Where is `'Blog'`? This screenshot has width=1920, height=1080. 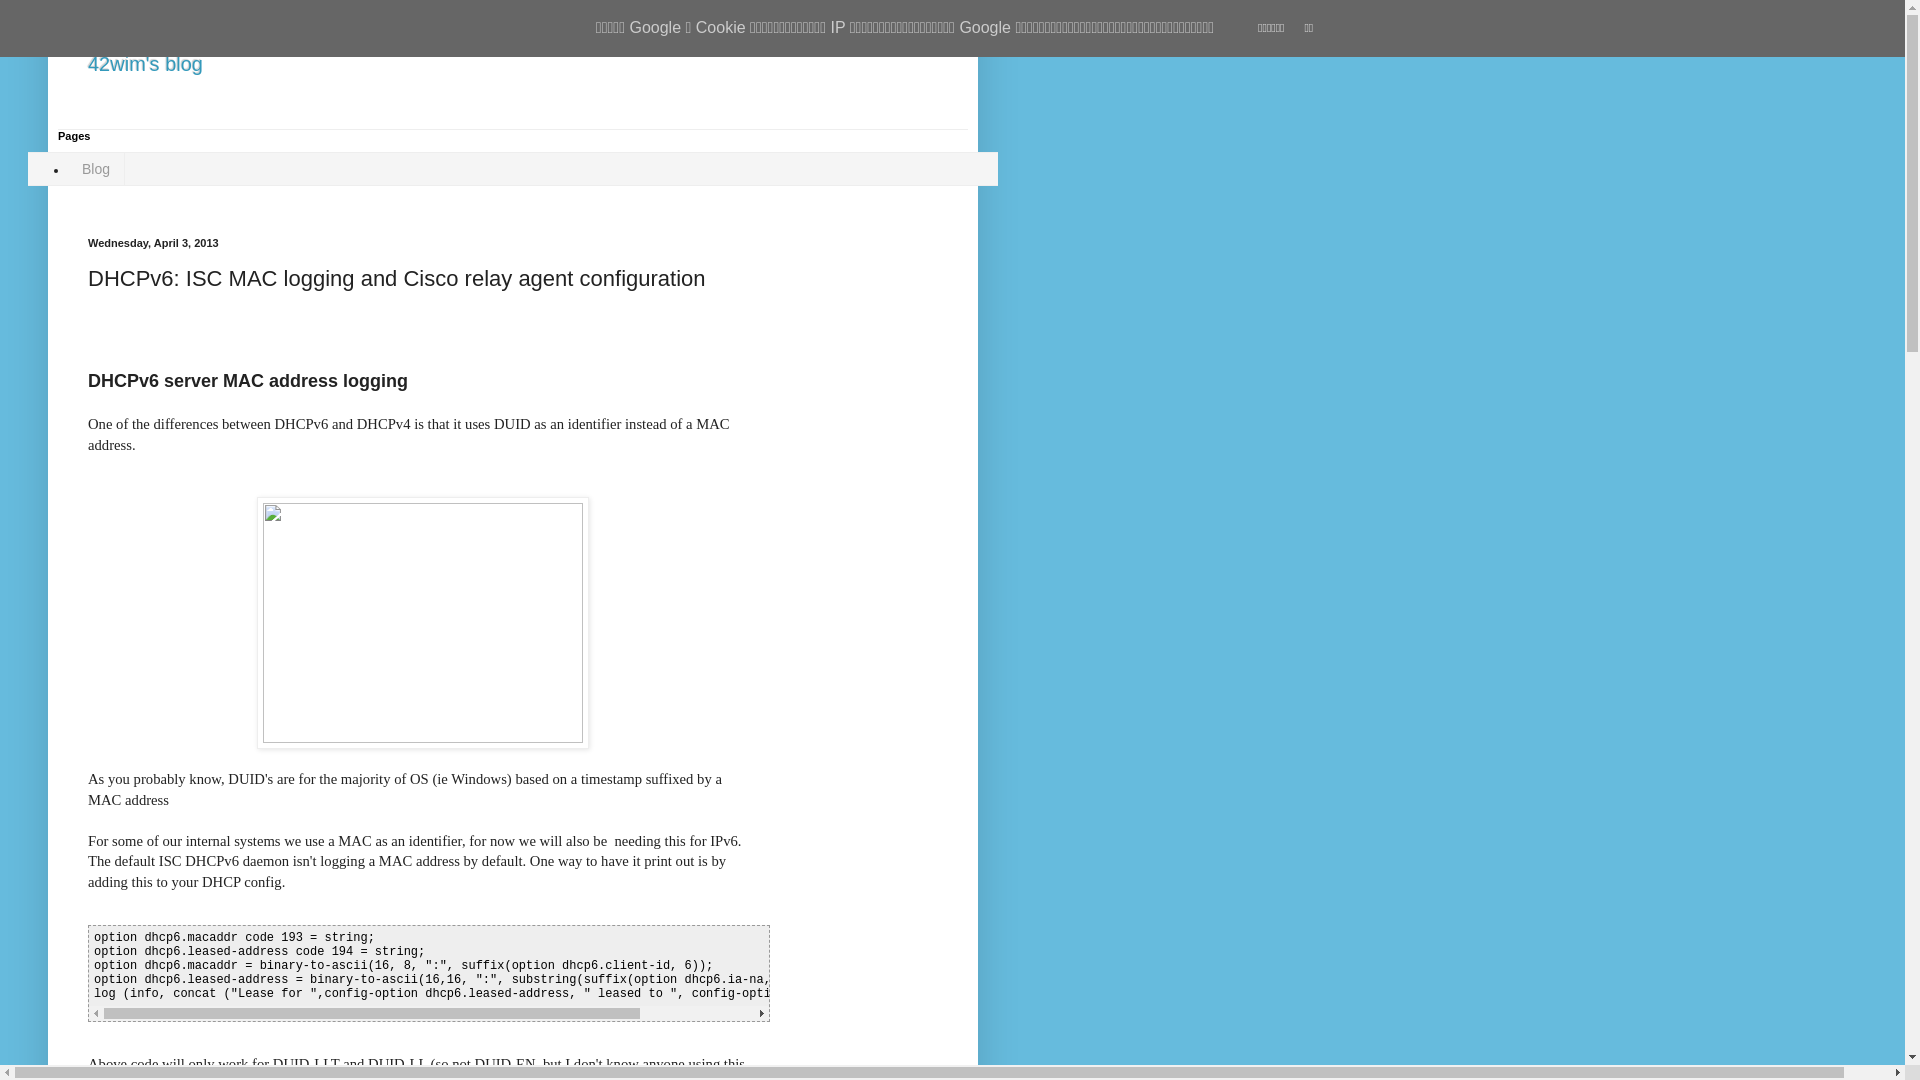 'Blog' is located at coordinates (95, 168).